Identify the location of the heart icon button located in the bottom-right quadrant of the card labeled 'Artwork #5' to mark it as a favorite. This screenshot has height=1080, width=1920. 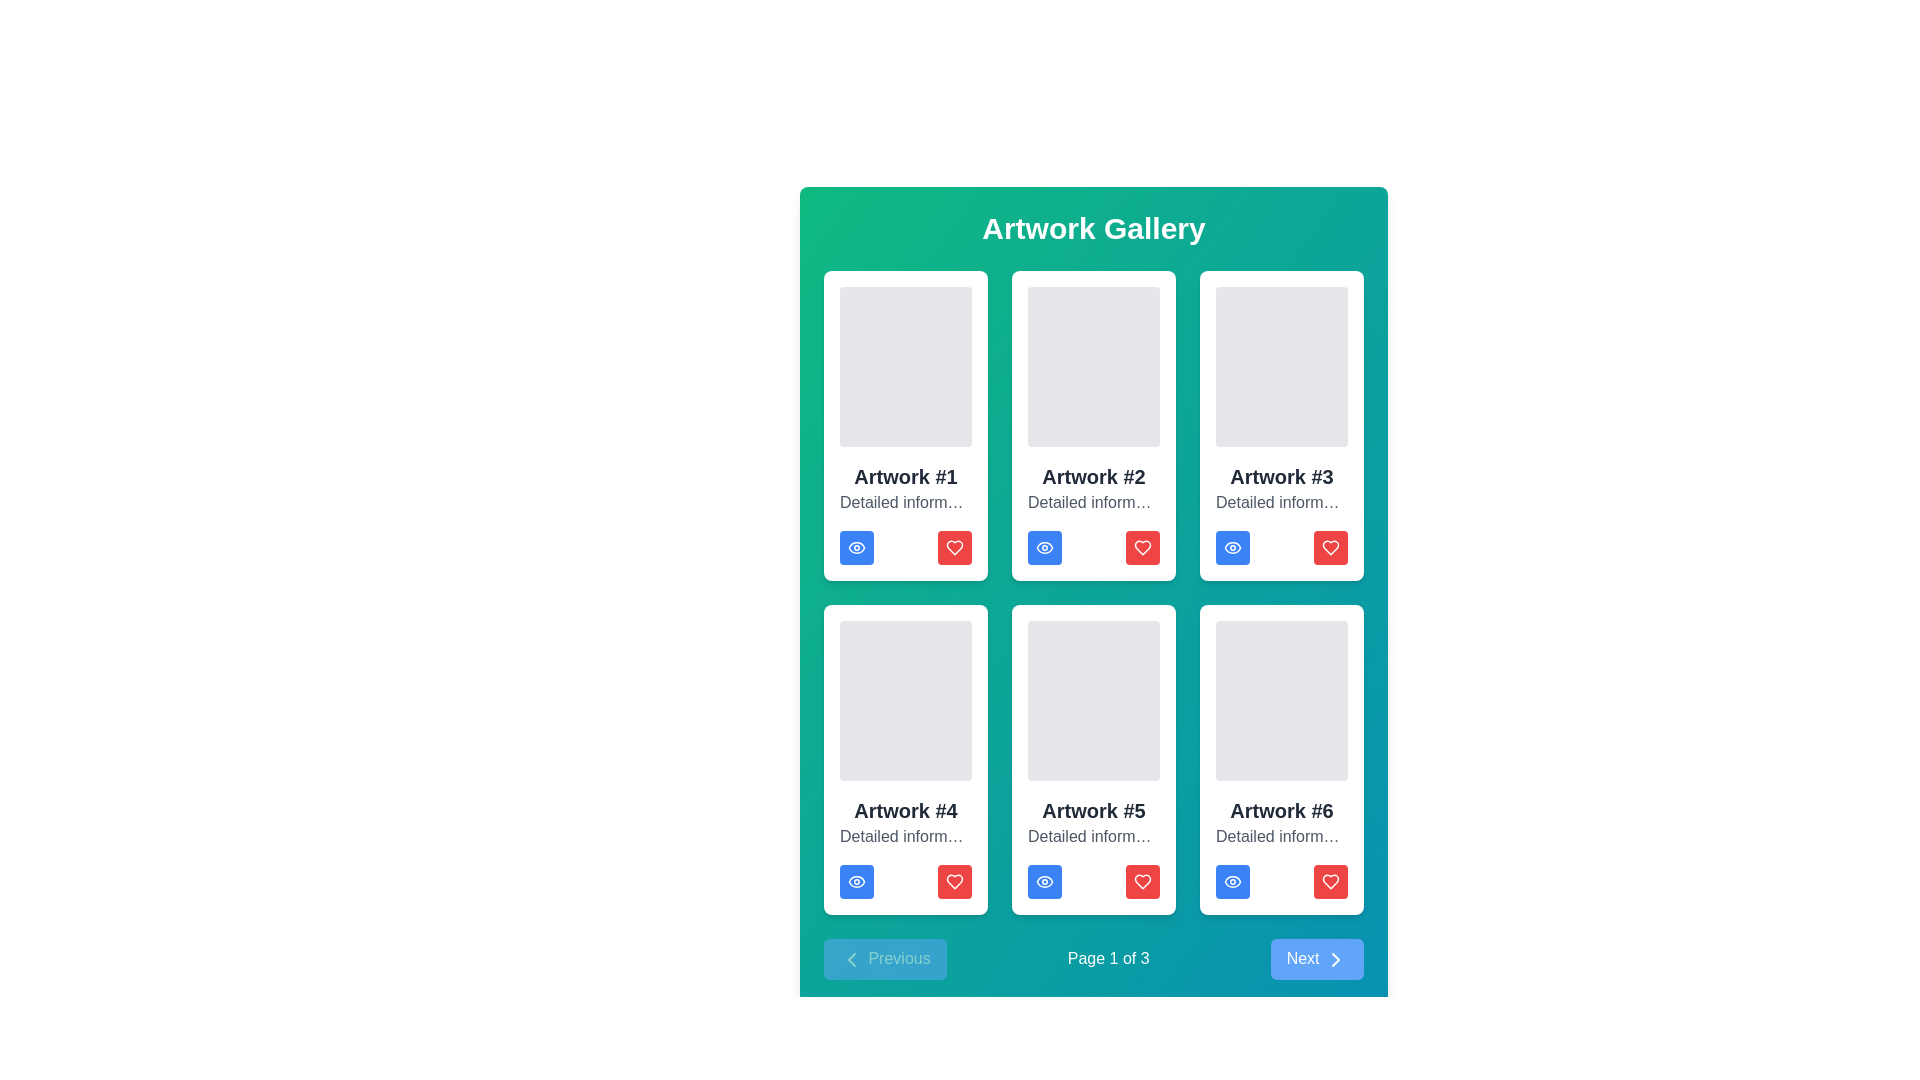
(954, 881).